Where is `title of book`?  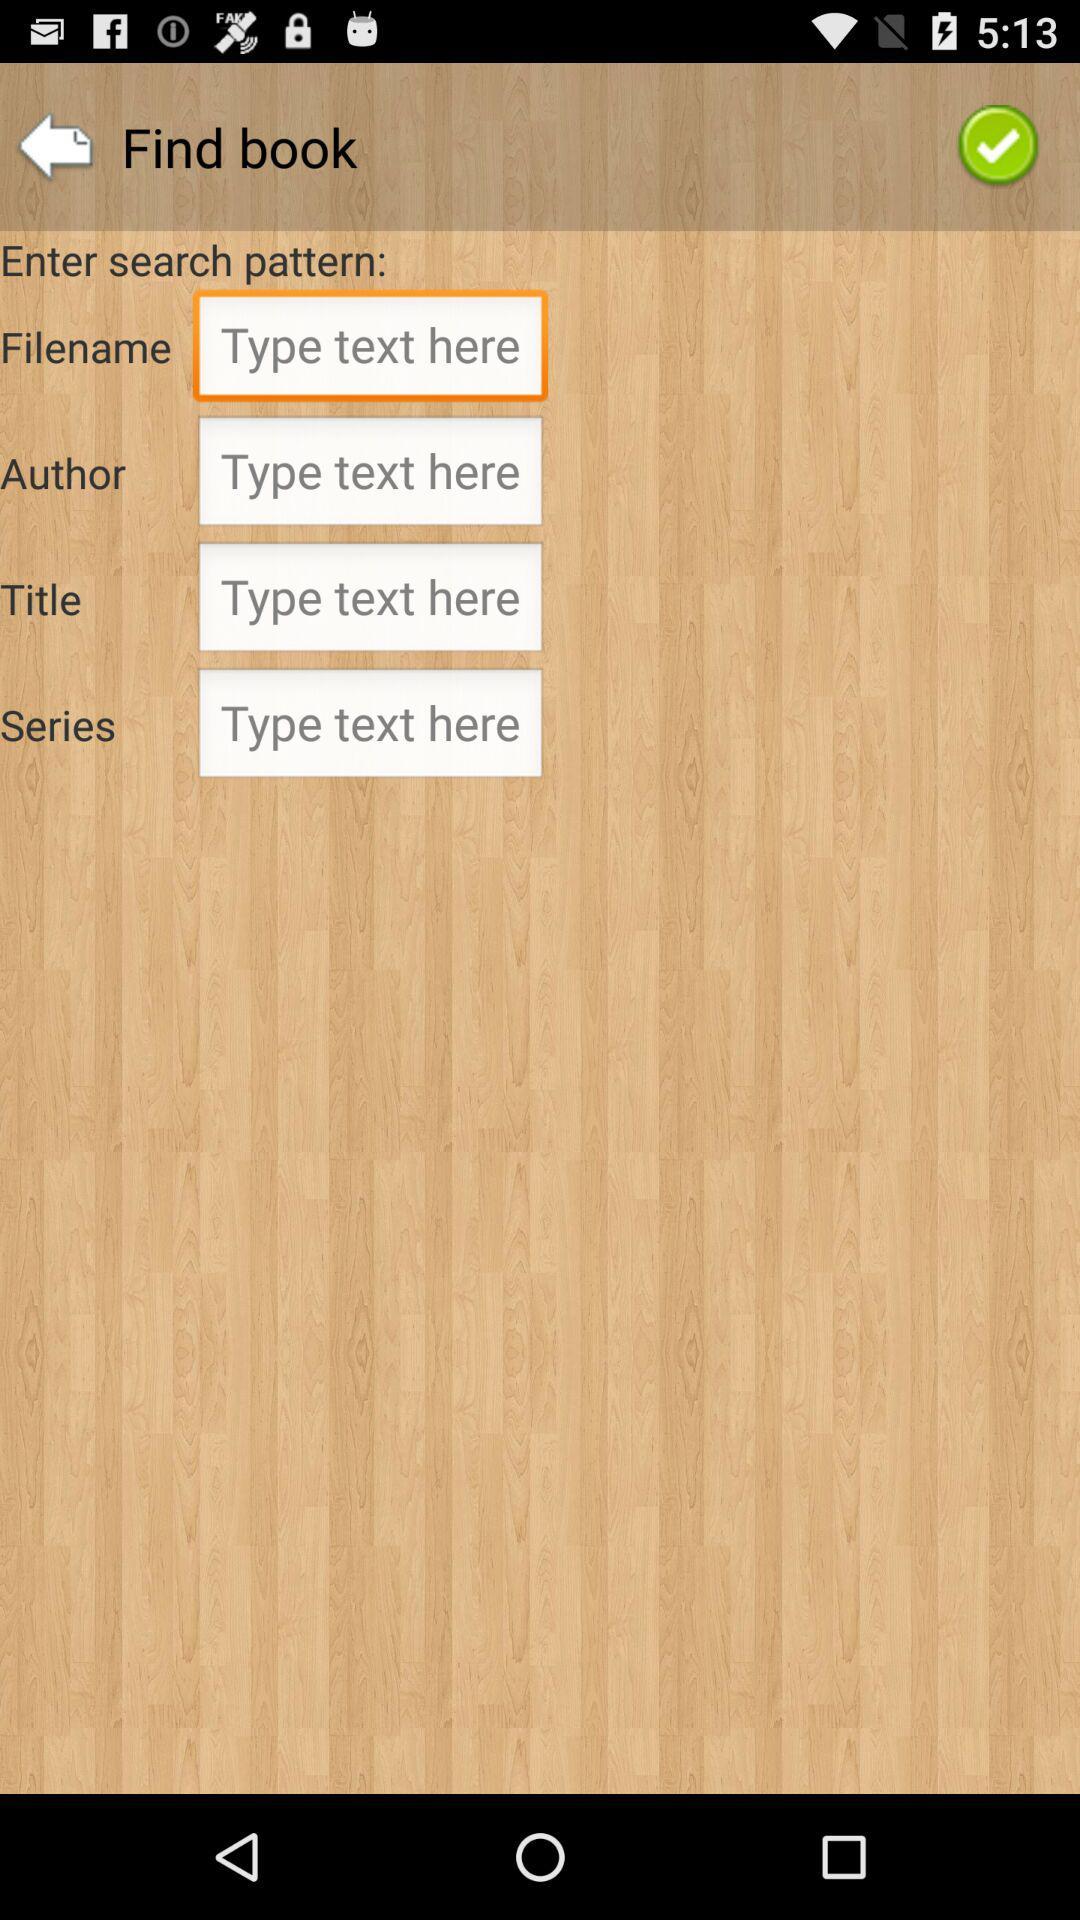
title of book is located at coordinates (370, 602).